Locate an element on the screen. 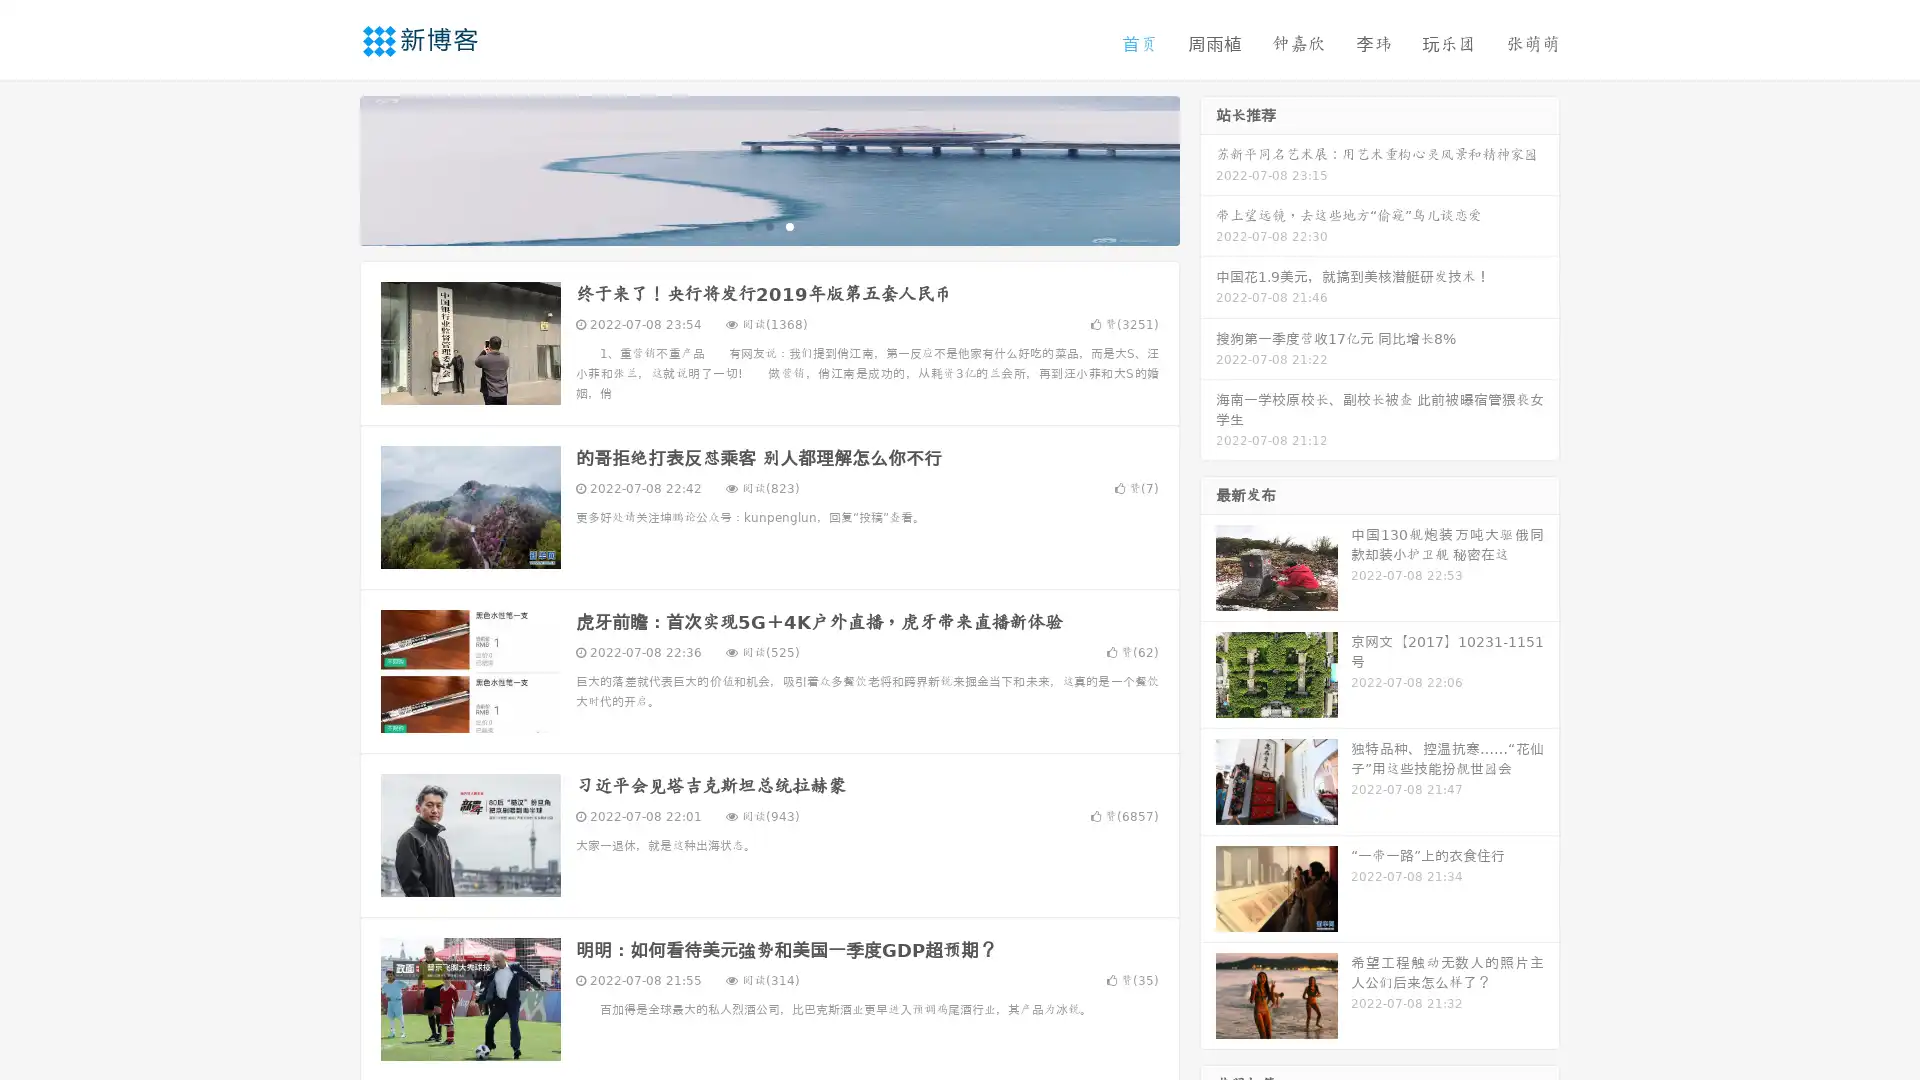 Image resolution: width=1920 pixels, height=1080 pixels. Go to slide 3 is located at coordinates (789, 225).